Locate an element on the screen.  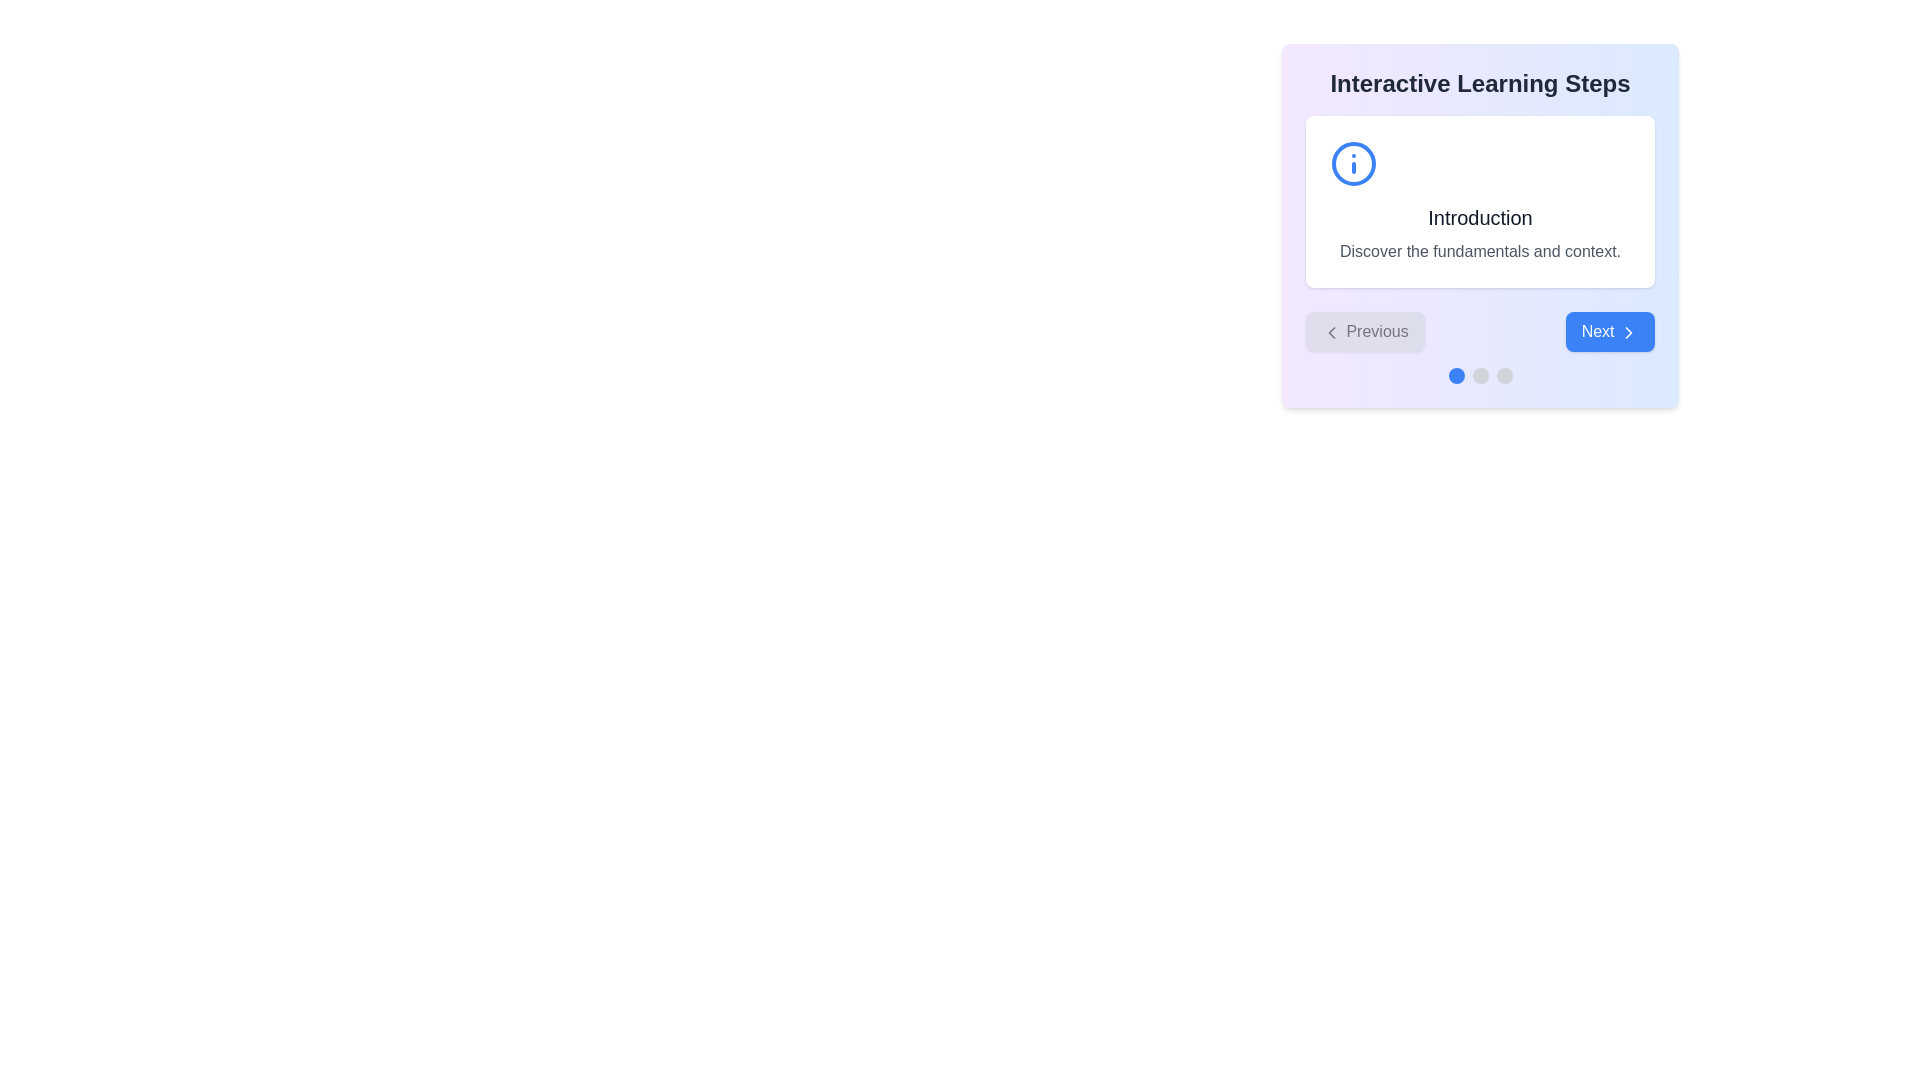
the forward navigation icon located to the right of the 'Next' button in the 'Interactive Learning Steps' card interface is located at coordinates (1628, 330).